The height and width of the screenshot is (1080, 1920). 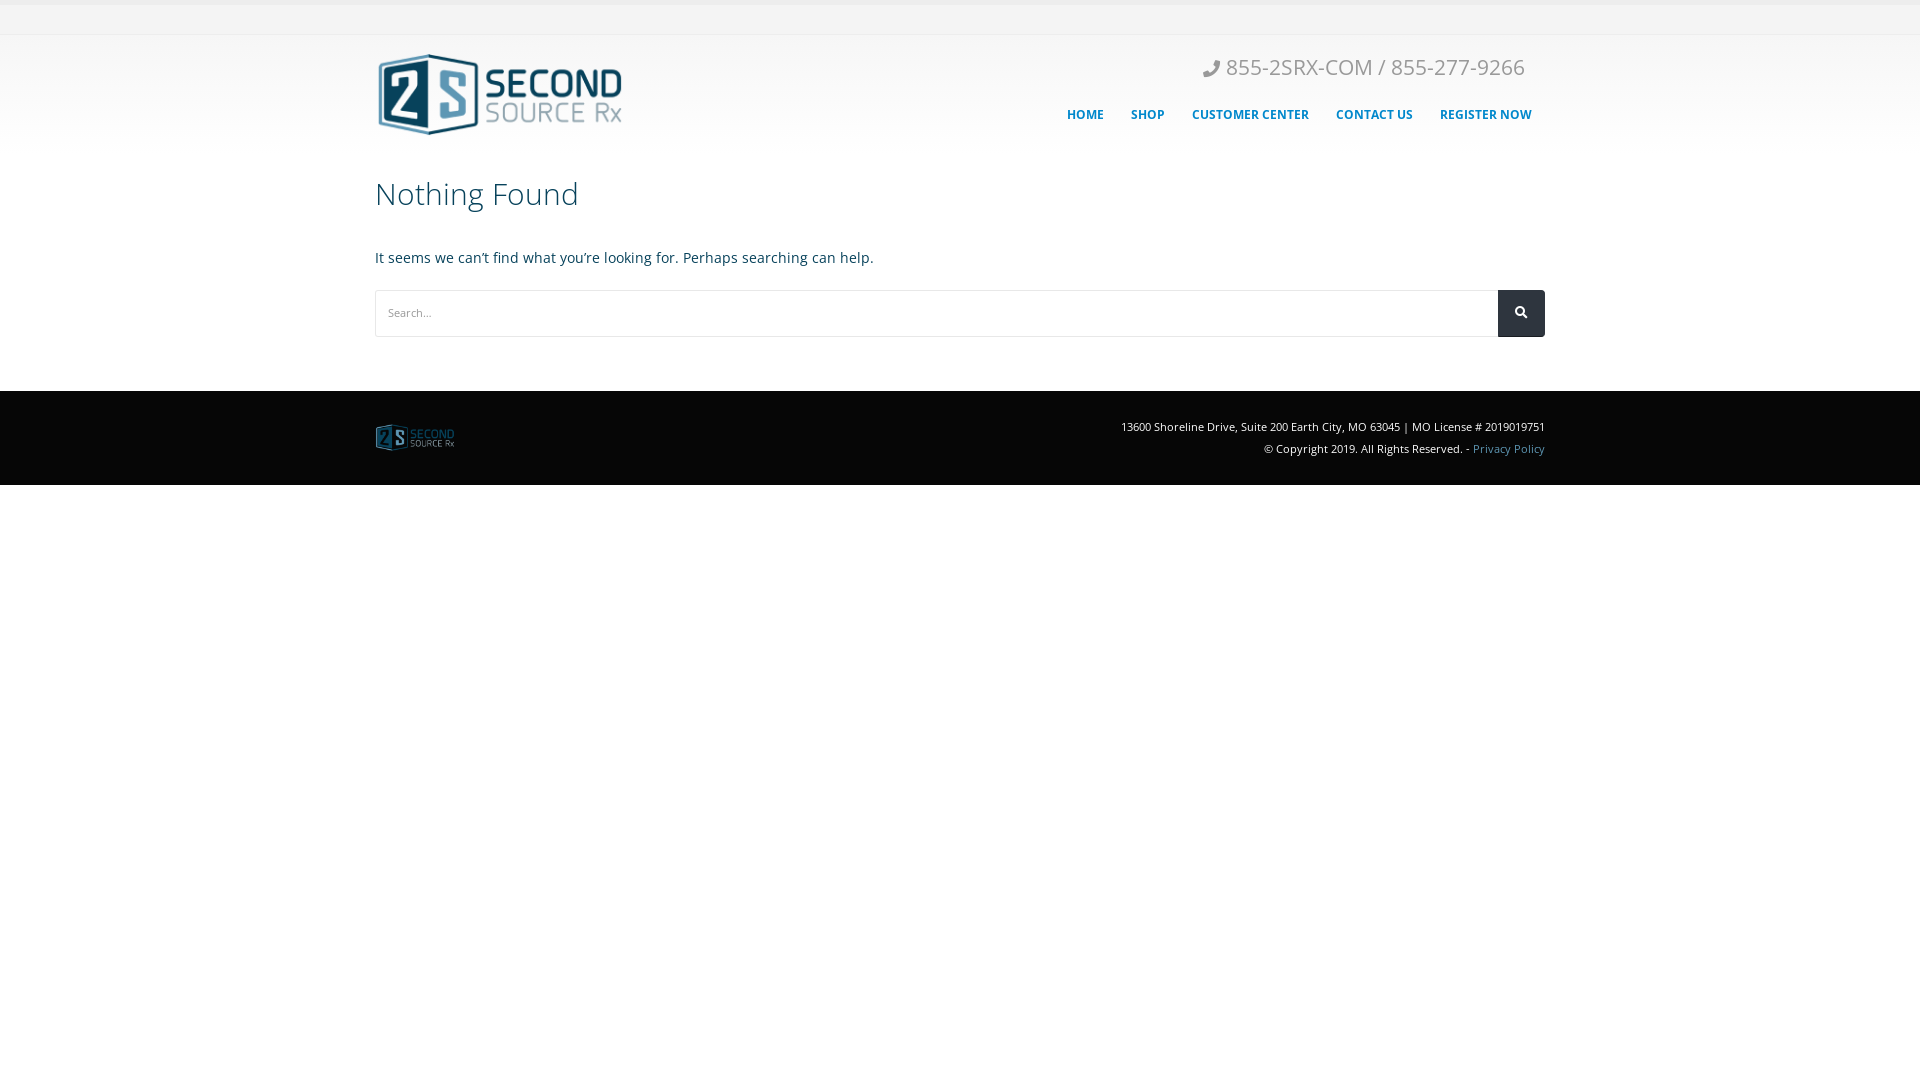 I want to click on 'SHOP', so click(x=1147, y=114).